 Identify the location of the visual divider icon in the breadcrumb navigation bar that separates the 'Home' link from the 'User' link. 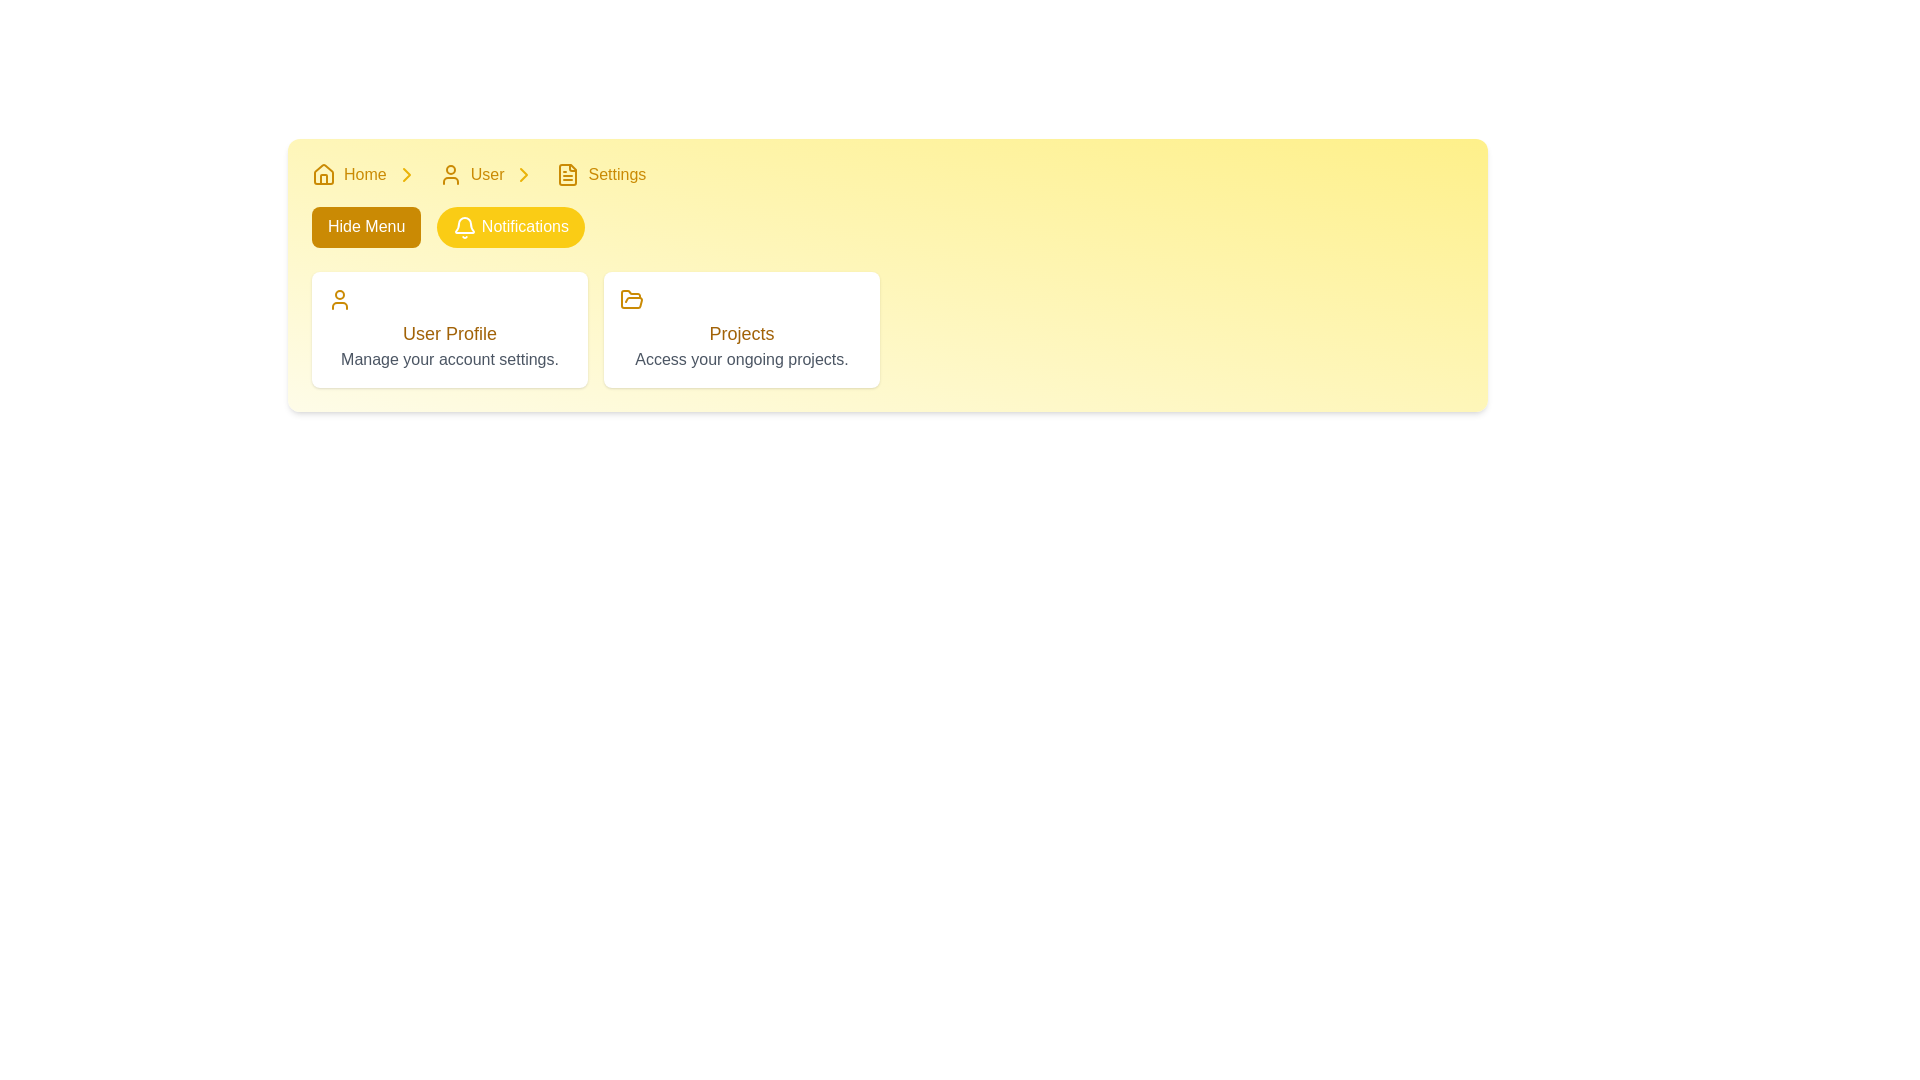
(405, 173).